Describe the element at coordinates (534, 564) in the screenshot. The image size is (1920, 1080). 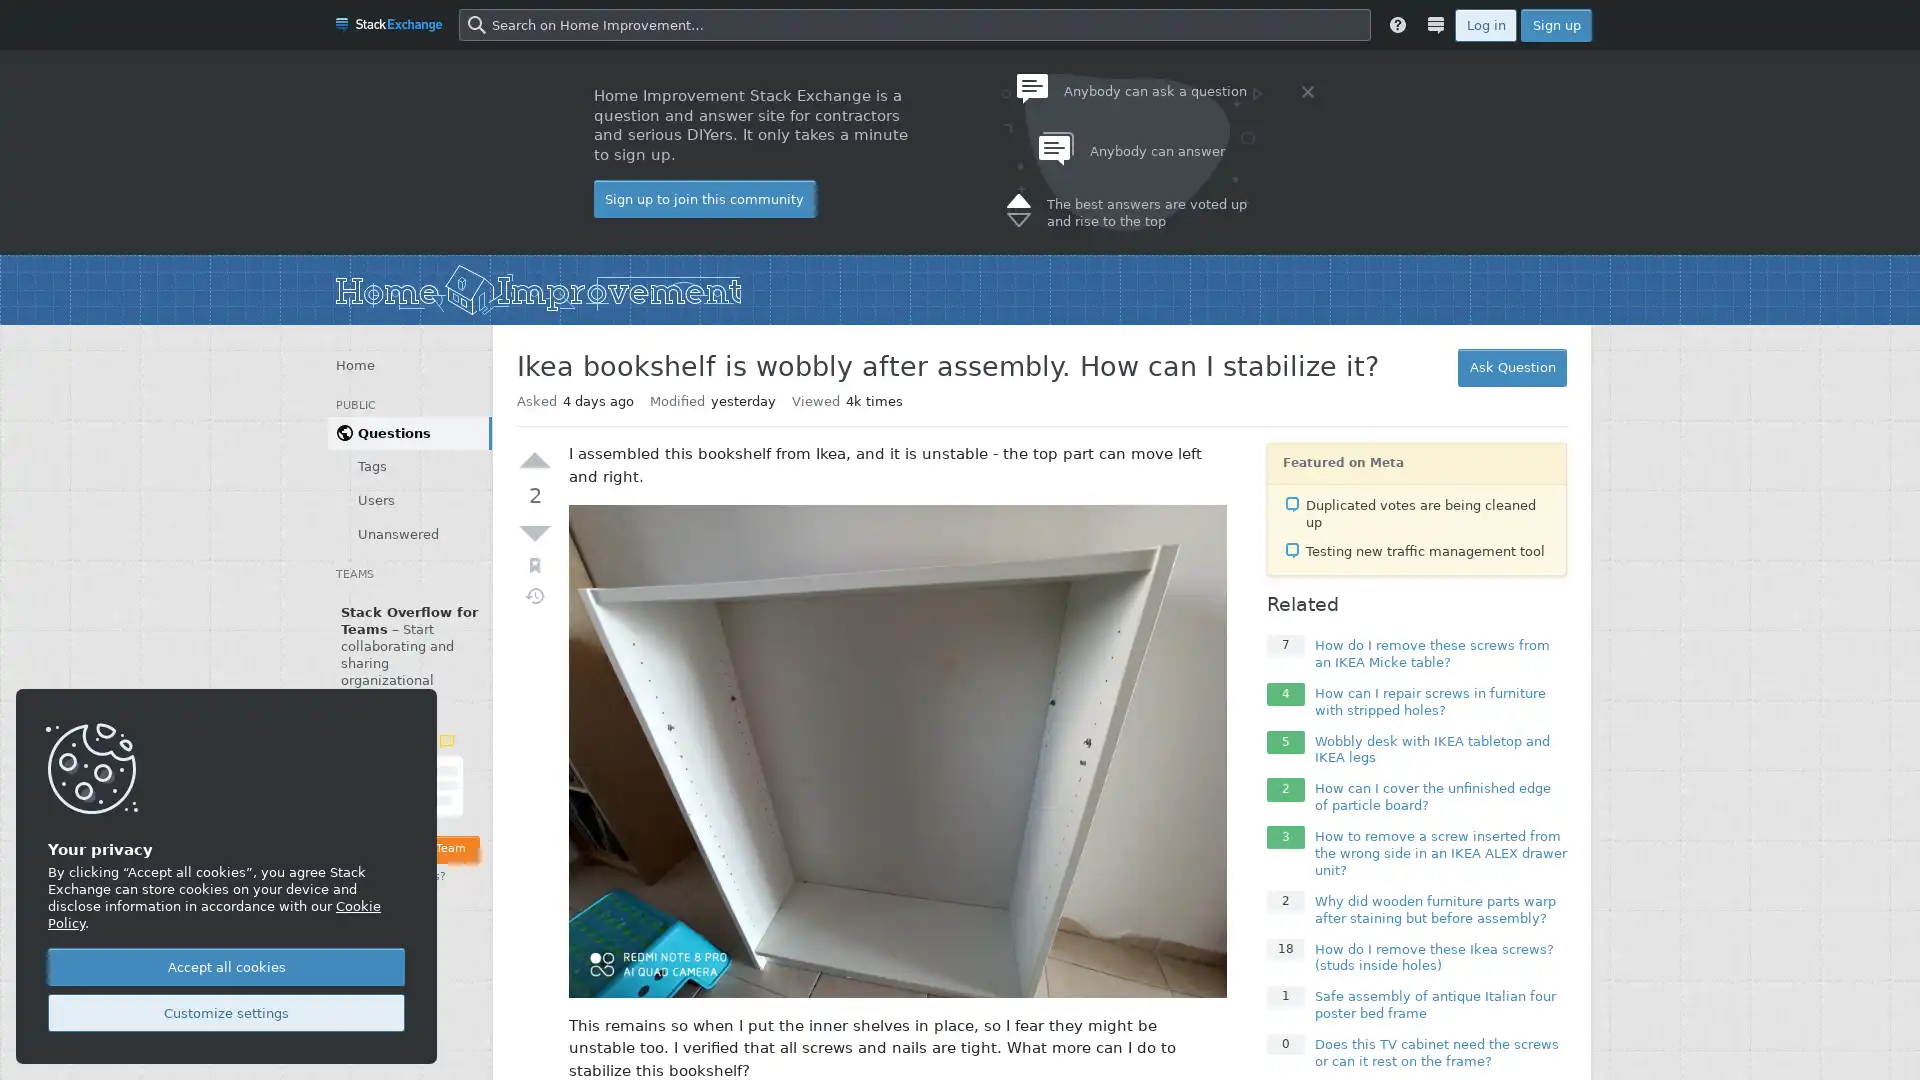
I see `Bookmark` at that location.